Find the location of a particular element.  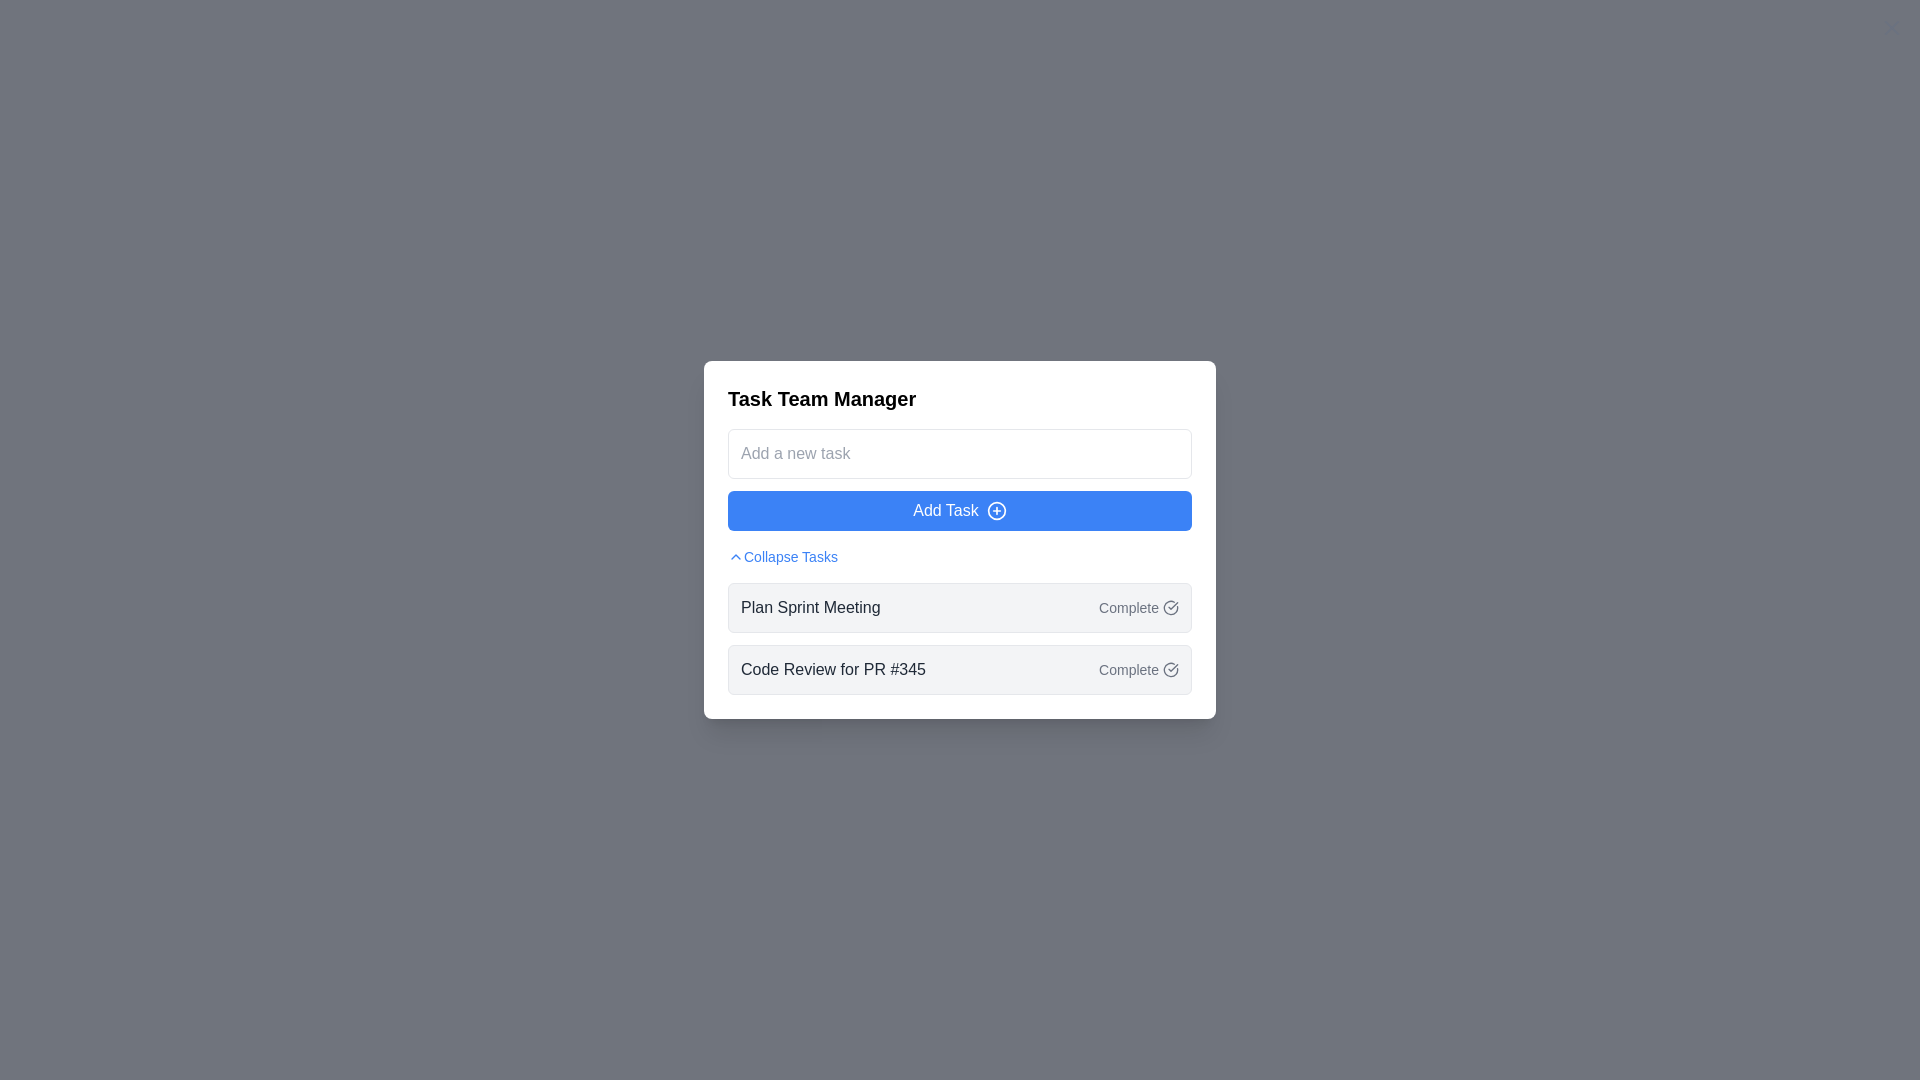

the text input field styled with the placeholder text 'Add a new task', located above the 'Add Task' button in the 'Task Team Manager' modal is located at coordinates (960, 479).